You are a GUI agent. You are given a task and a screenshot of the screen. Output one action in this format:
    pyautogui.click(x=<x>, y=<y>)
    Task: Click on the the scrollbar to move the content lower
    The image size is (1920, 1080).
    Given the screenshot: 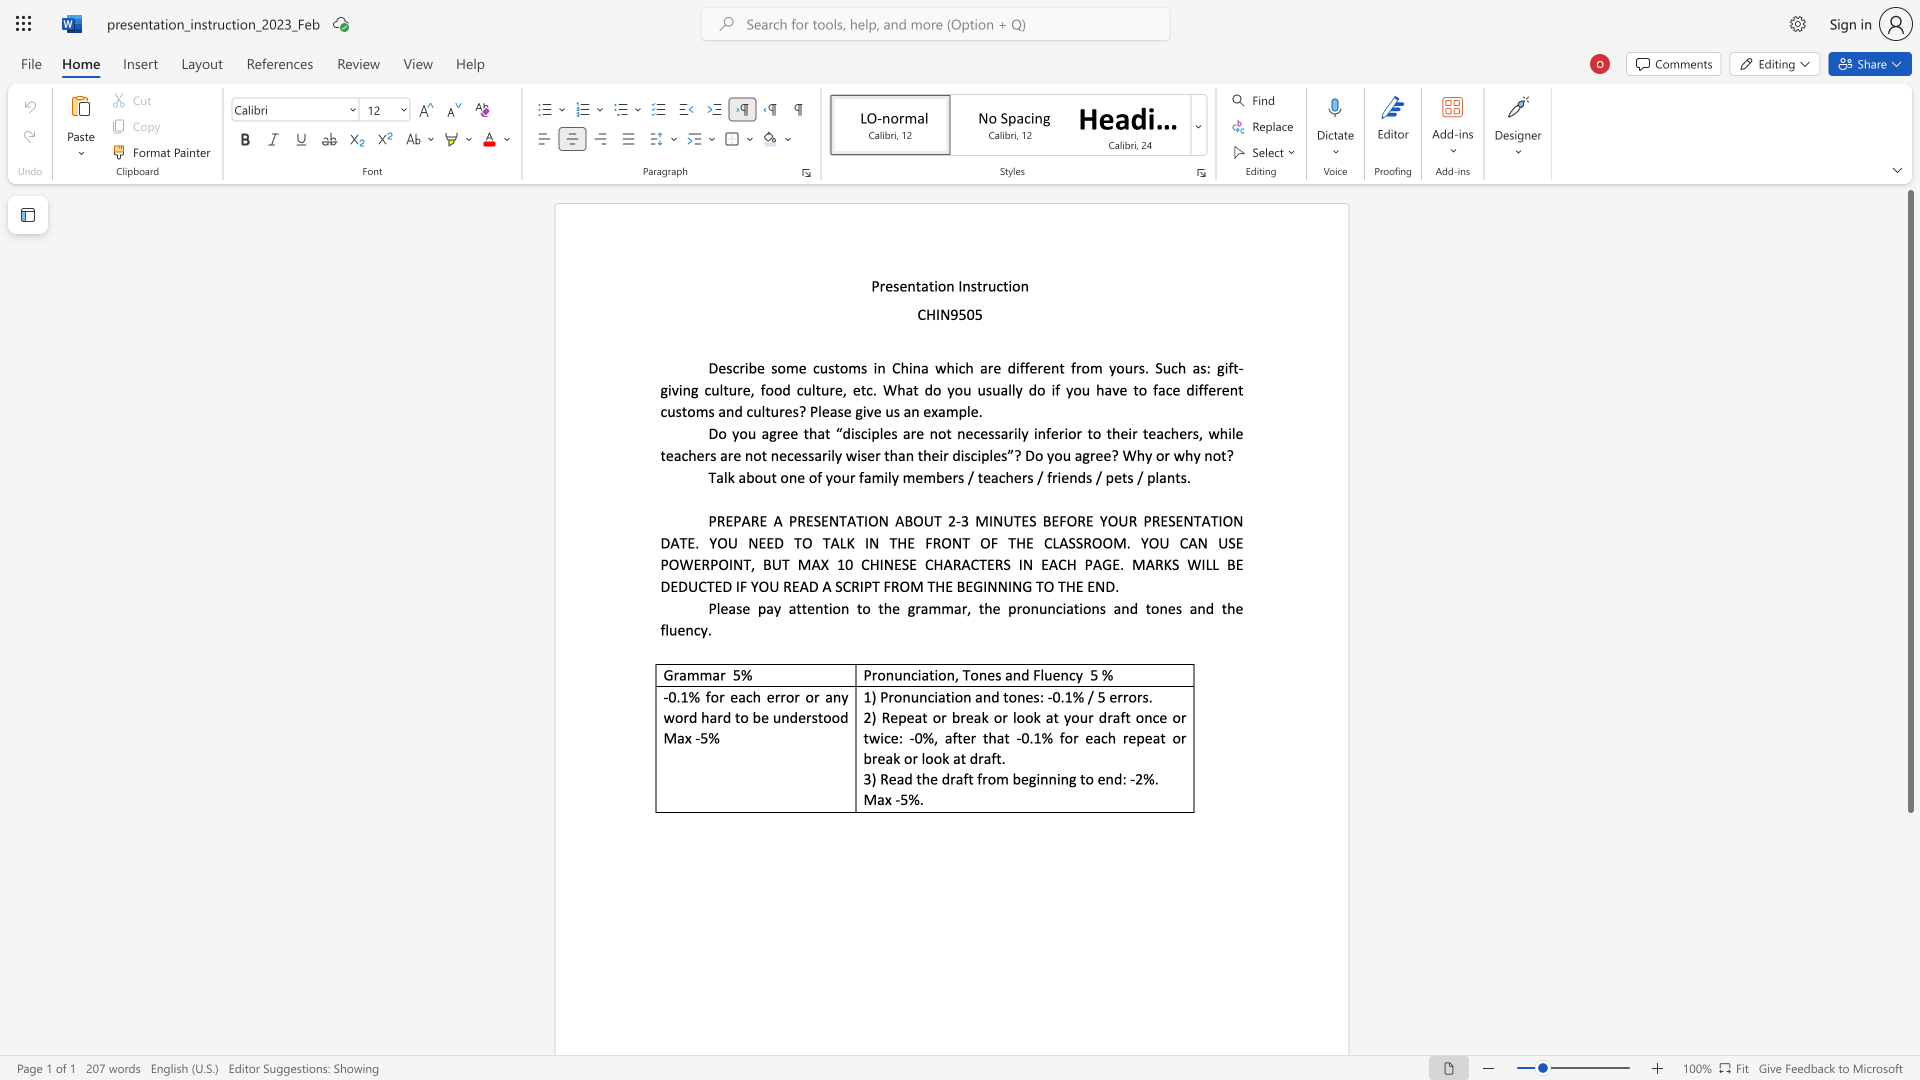 What is the action you would take?
    pyautogui.click(x=1909, y=849)
    